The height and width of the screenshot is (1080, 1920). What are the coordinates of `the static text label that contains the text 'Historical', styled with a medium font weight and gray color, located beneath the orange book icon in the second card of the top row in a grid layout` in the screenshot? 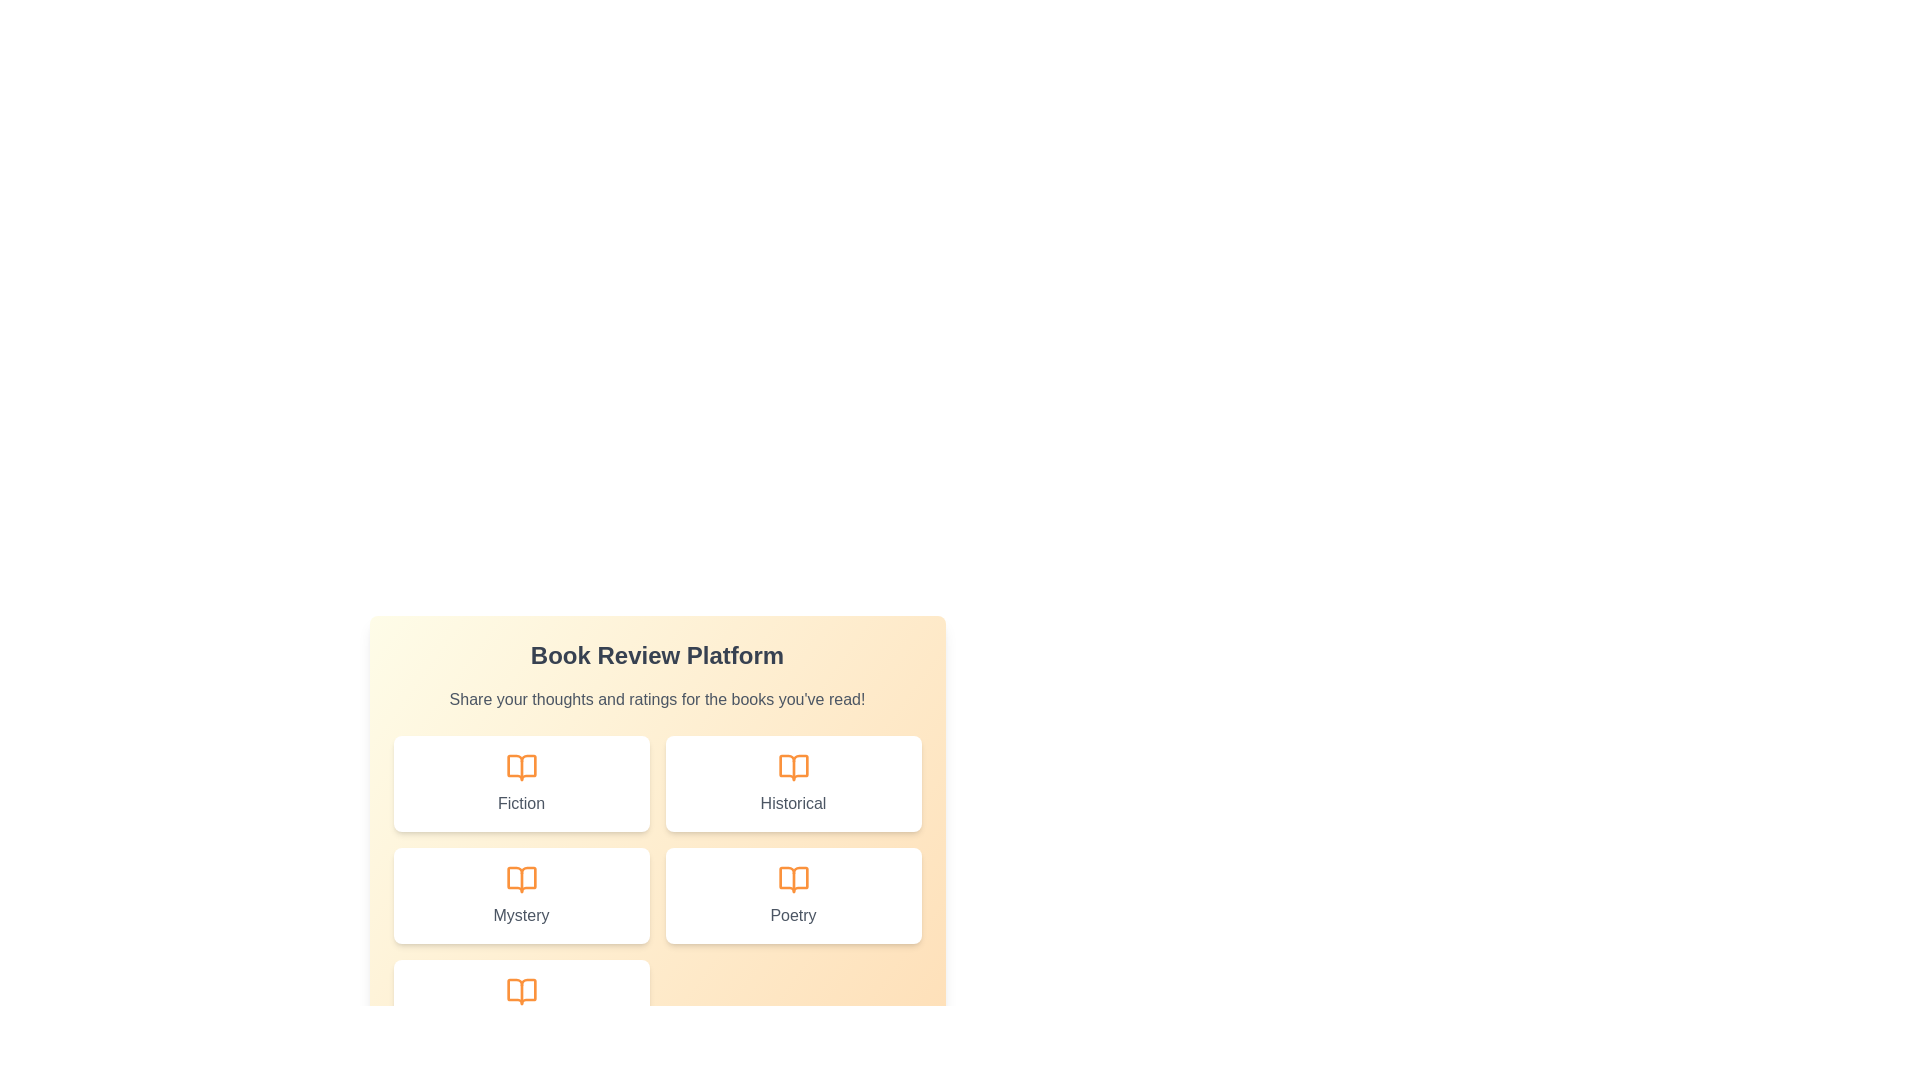 It's located at (792, 802).